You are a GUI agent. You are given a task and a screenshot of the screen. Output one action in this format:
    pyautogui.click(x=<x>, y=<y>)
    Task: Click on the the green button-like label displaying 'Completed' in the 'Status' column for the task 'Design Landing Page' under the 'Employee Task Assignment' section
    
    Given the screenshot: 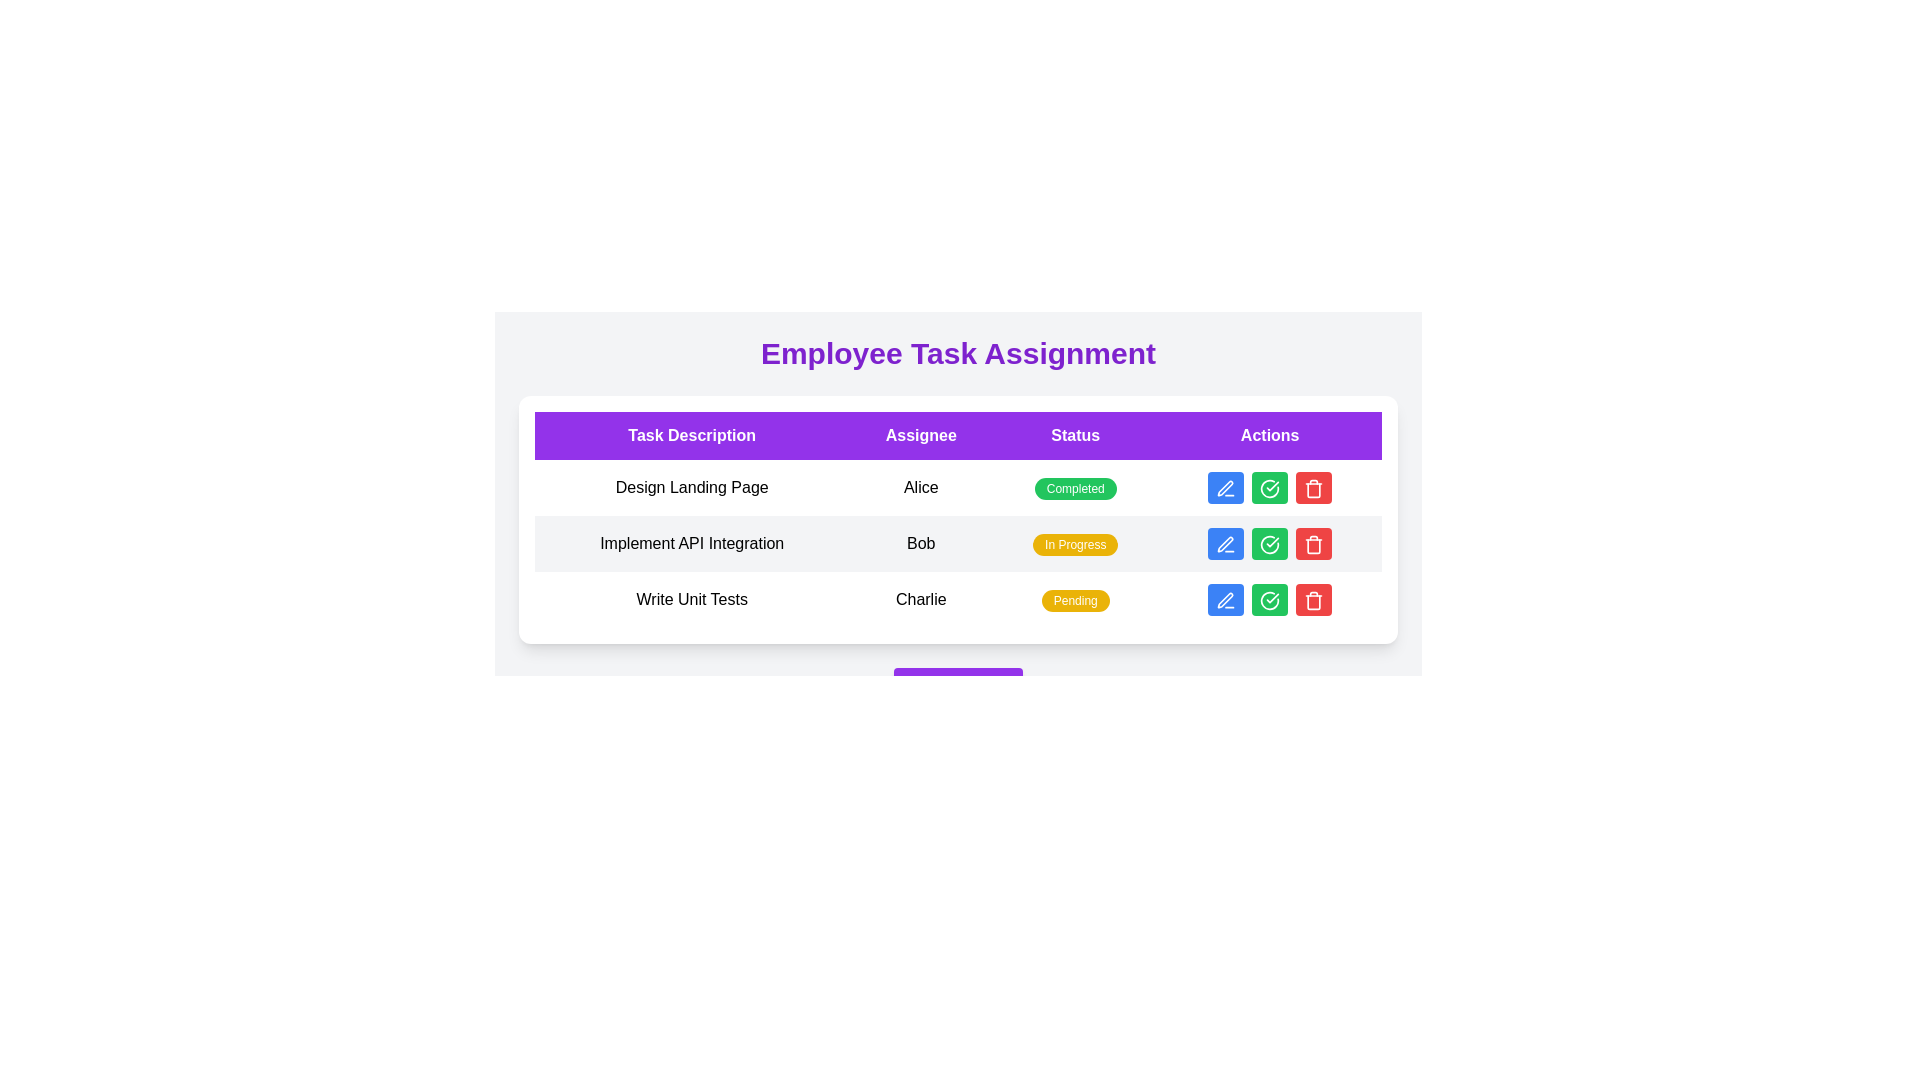 What is the action you would take?
    pyautogui.click(x=1074, y=489)
    